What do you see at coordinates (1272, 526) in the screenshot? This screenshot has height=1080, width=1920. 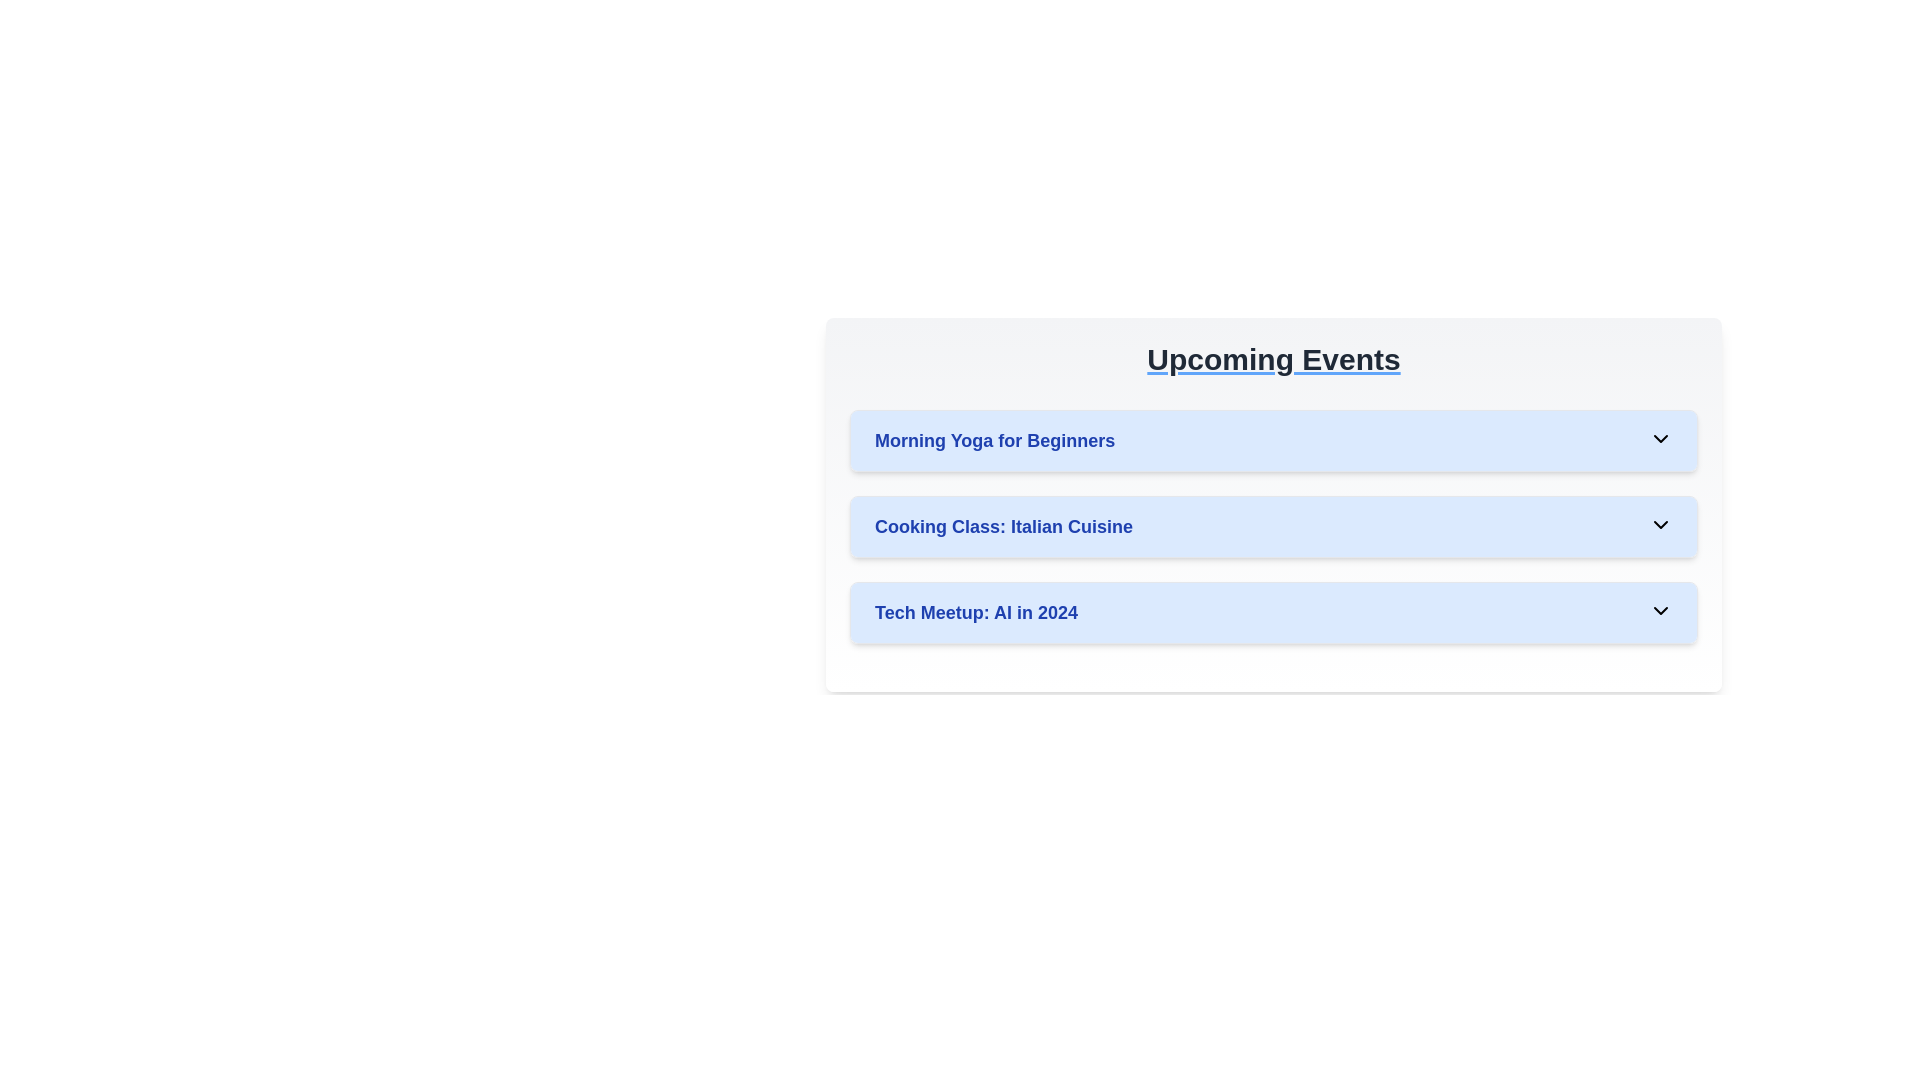 I see `the button labeled 'Cooking Class: Italian Cuisine' with a blue background` at bounding box center [1272, 526].